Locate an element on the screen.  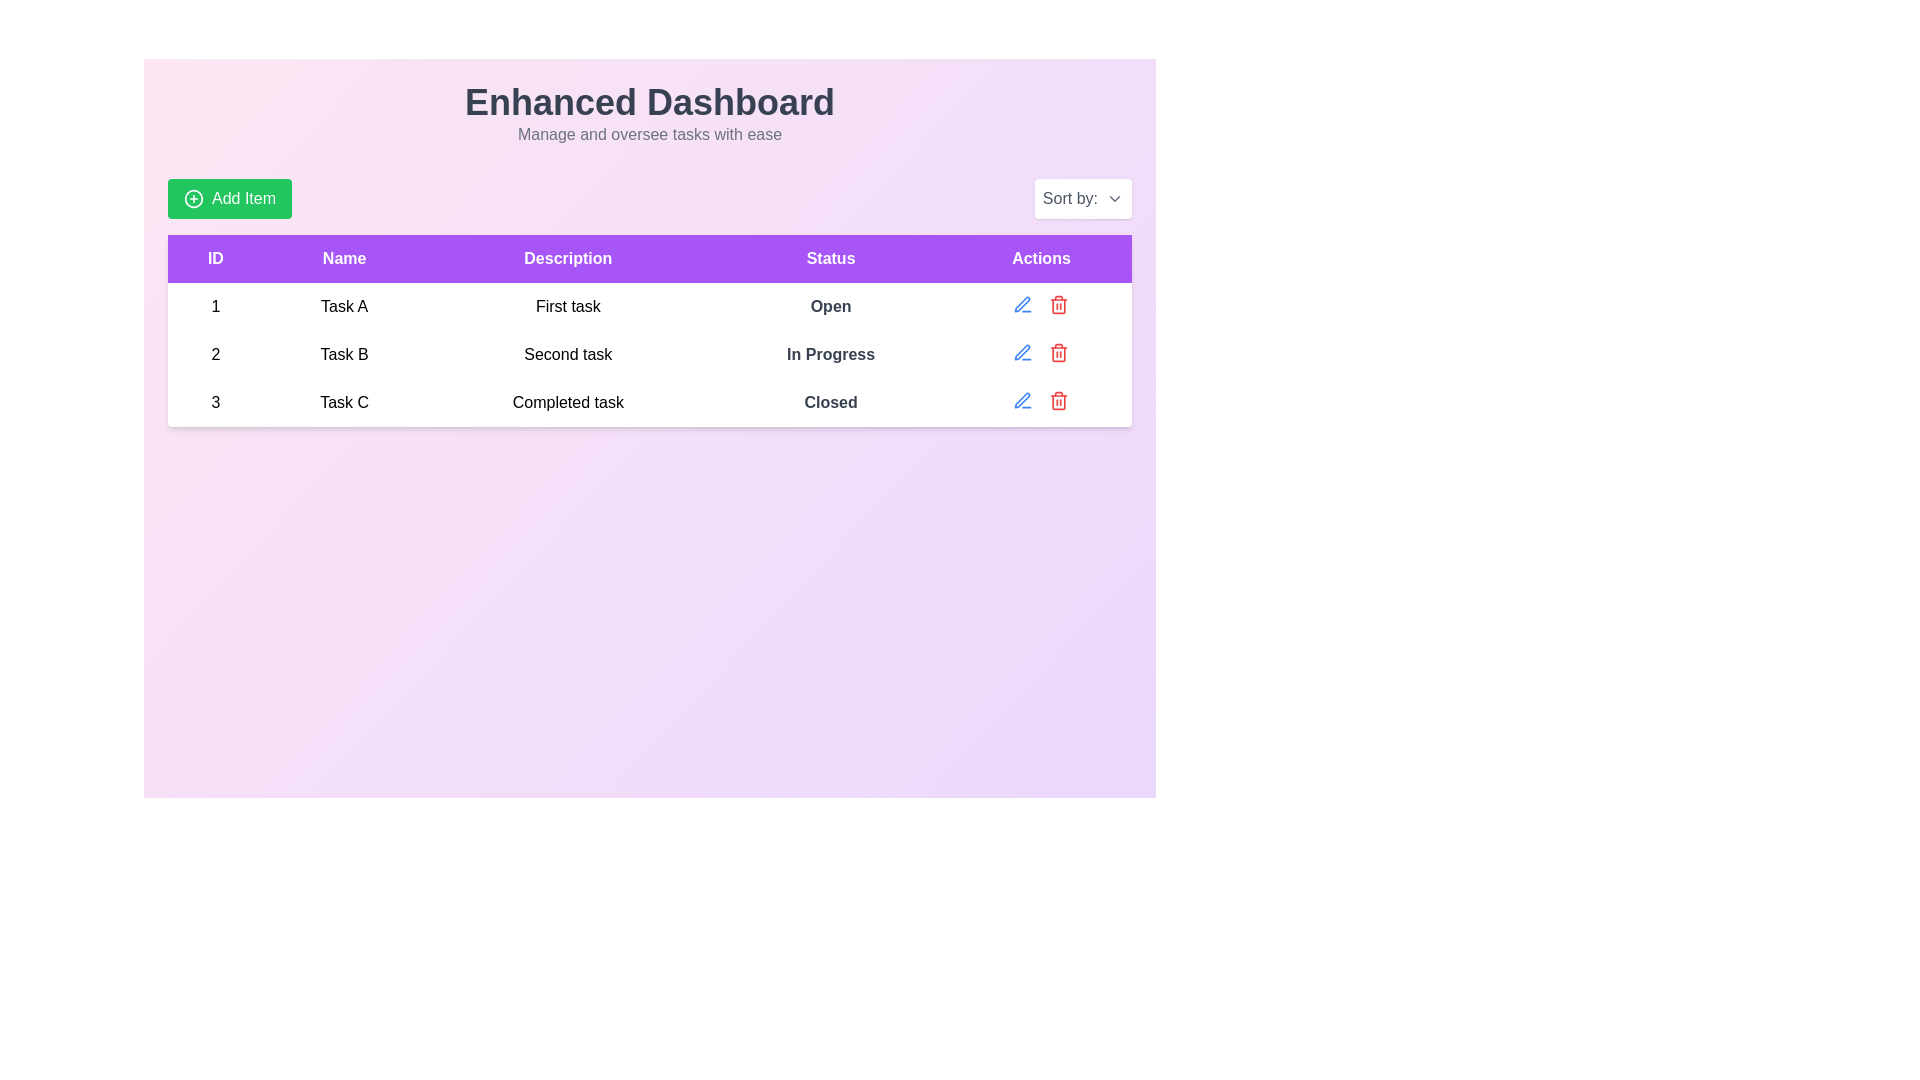
the icon in the last column of the first row under the 'Actions' header is located at coordinates (1040, 304).